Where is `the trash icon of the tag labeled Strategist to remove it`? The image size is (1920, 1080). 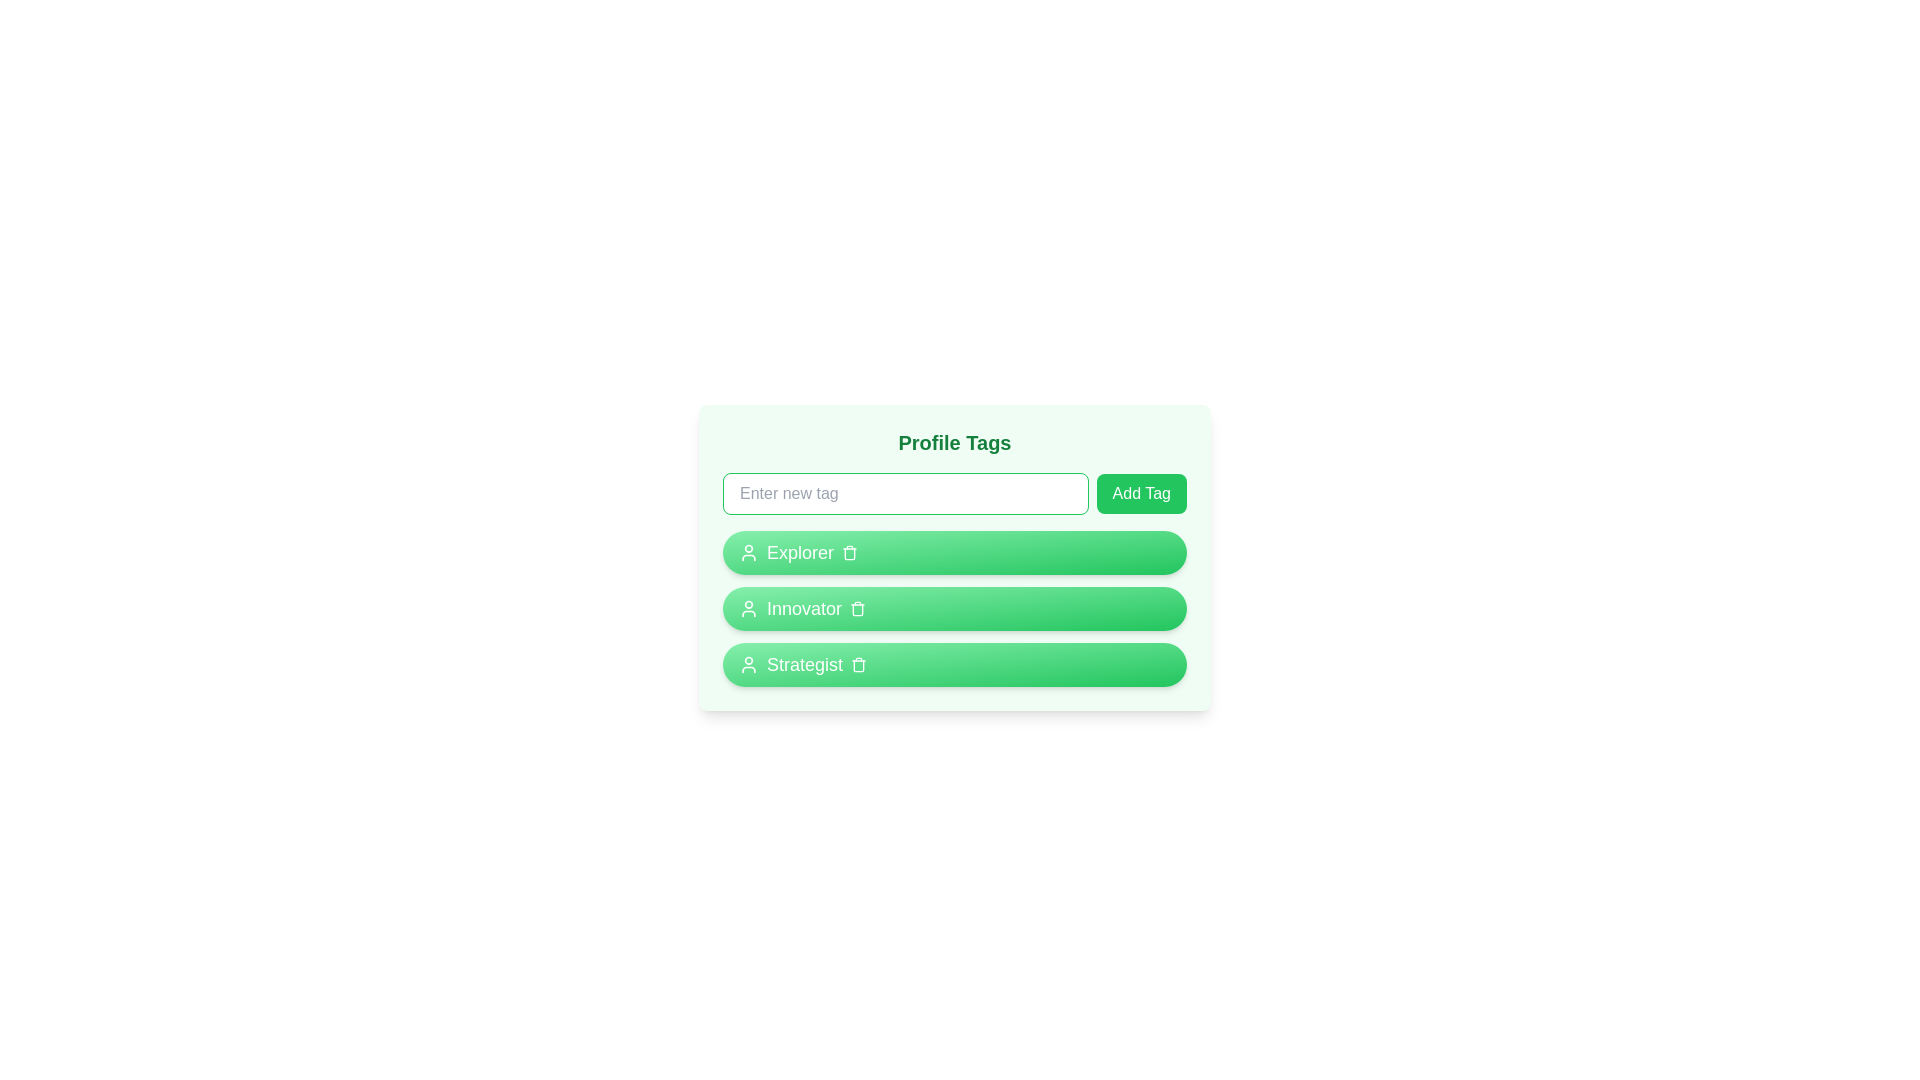 the trash icon of the tag labeled Strategist to remove it is located at coordinates (859, 664).